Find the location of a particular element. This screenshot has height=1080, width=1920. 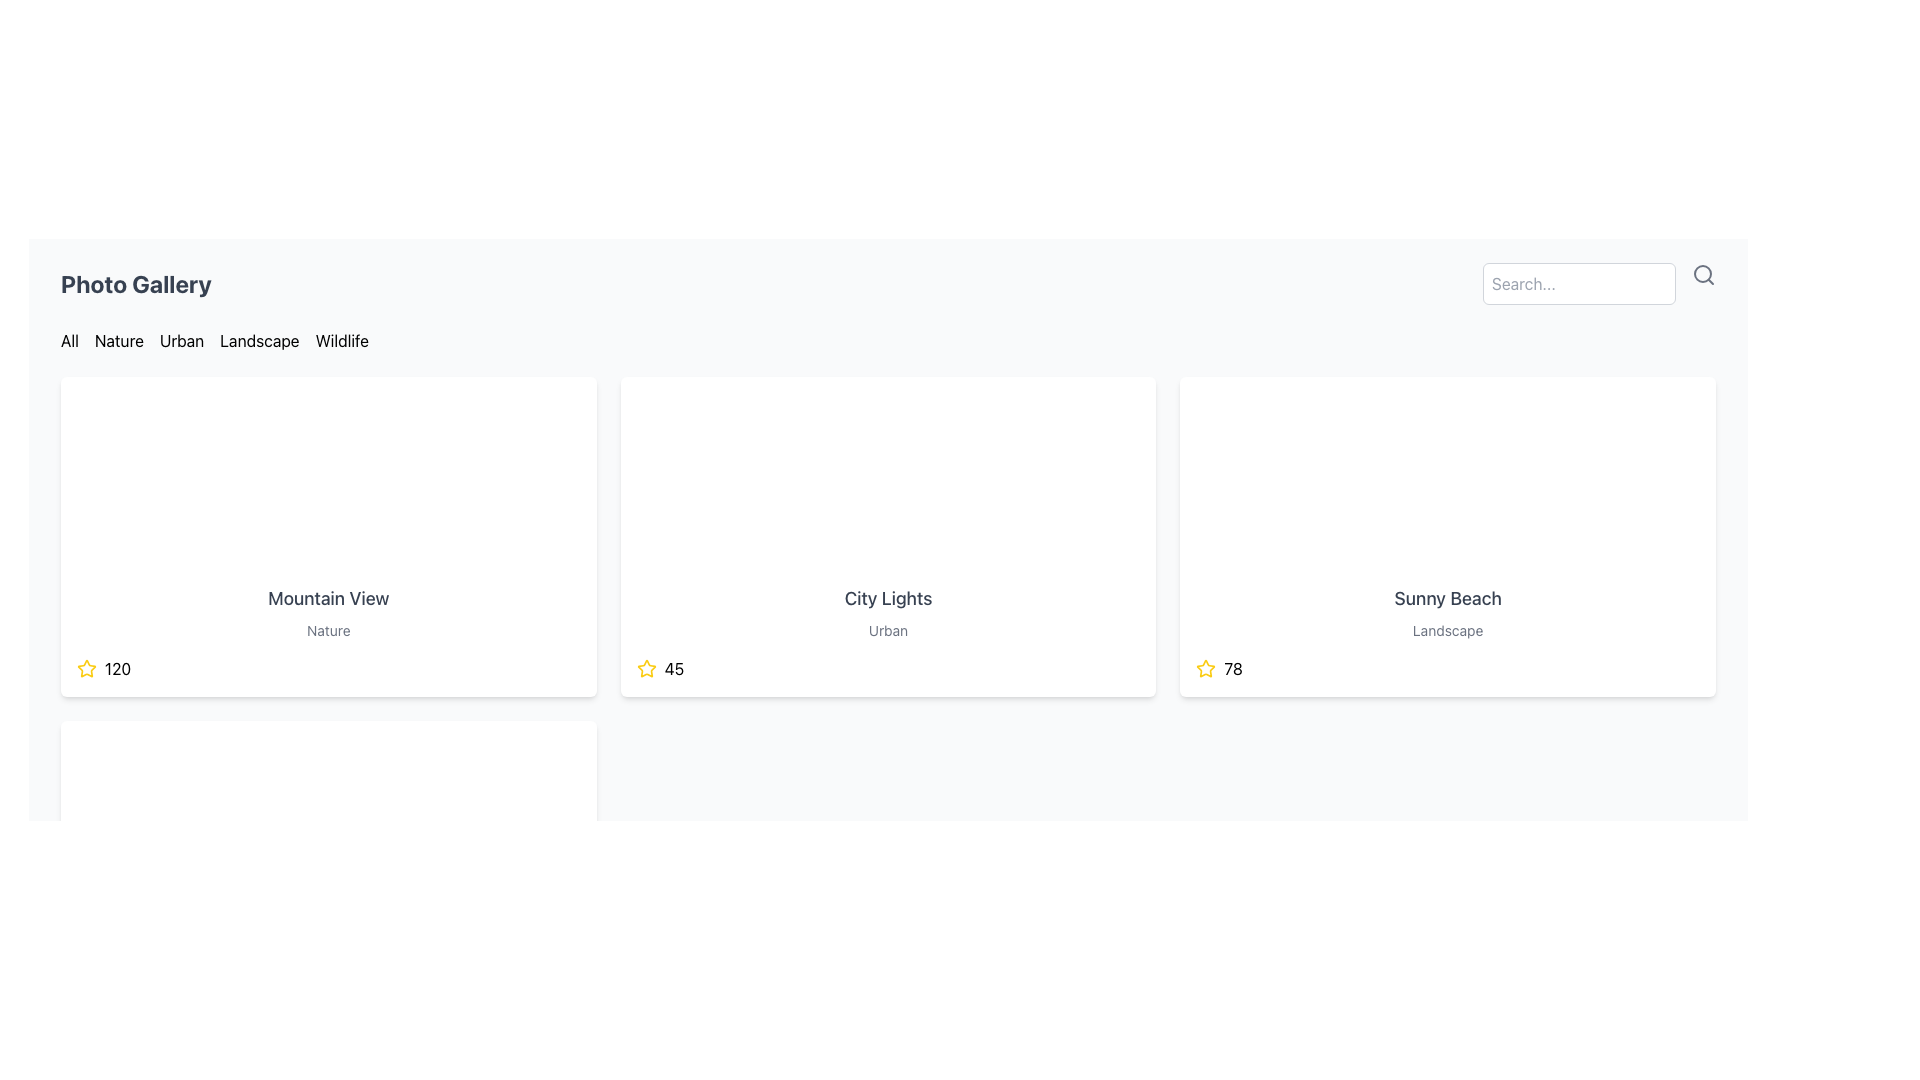

the first card component is located at coordinates (327, 535).